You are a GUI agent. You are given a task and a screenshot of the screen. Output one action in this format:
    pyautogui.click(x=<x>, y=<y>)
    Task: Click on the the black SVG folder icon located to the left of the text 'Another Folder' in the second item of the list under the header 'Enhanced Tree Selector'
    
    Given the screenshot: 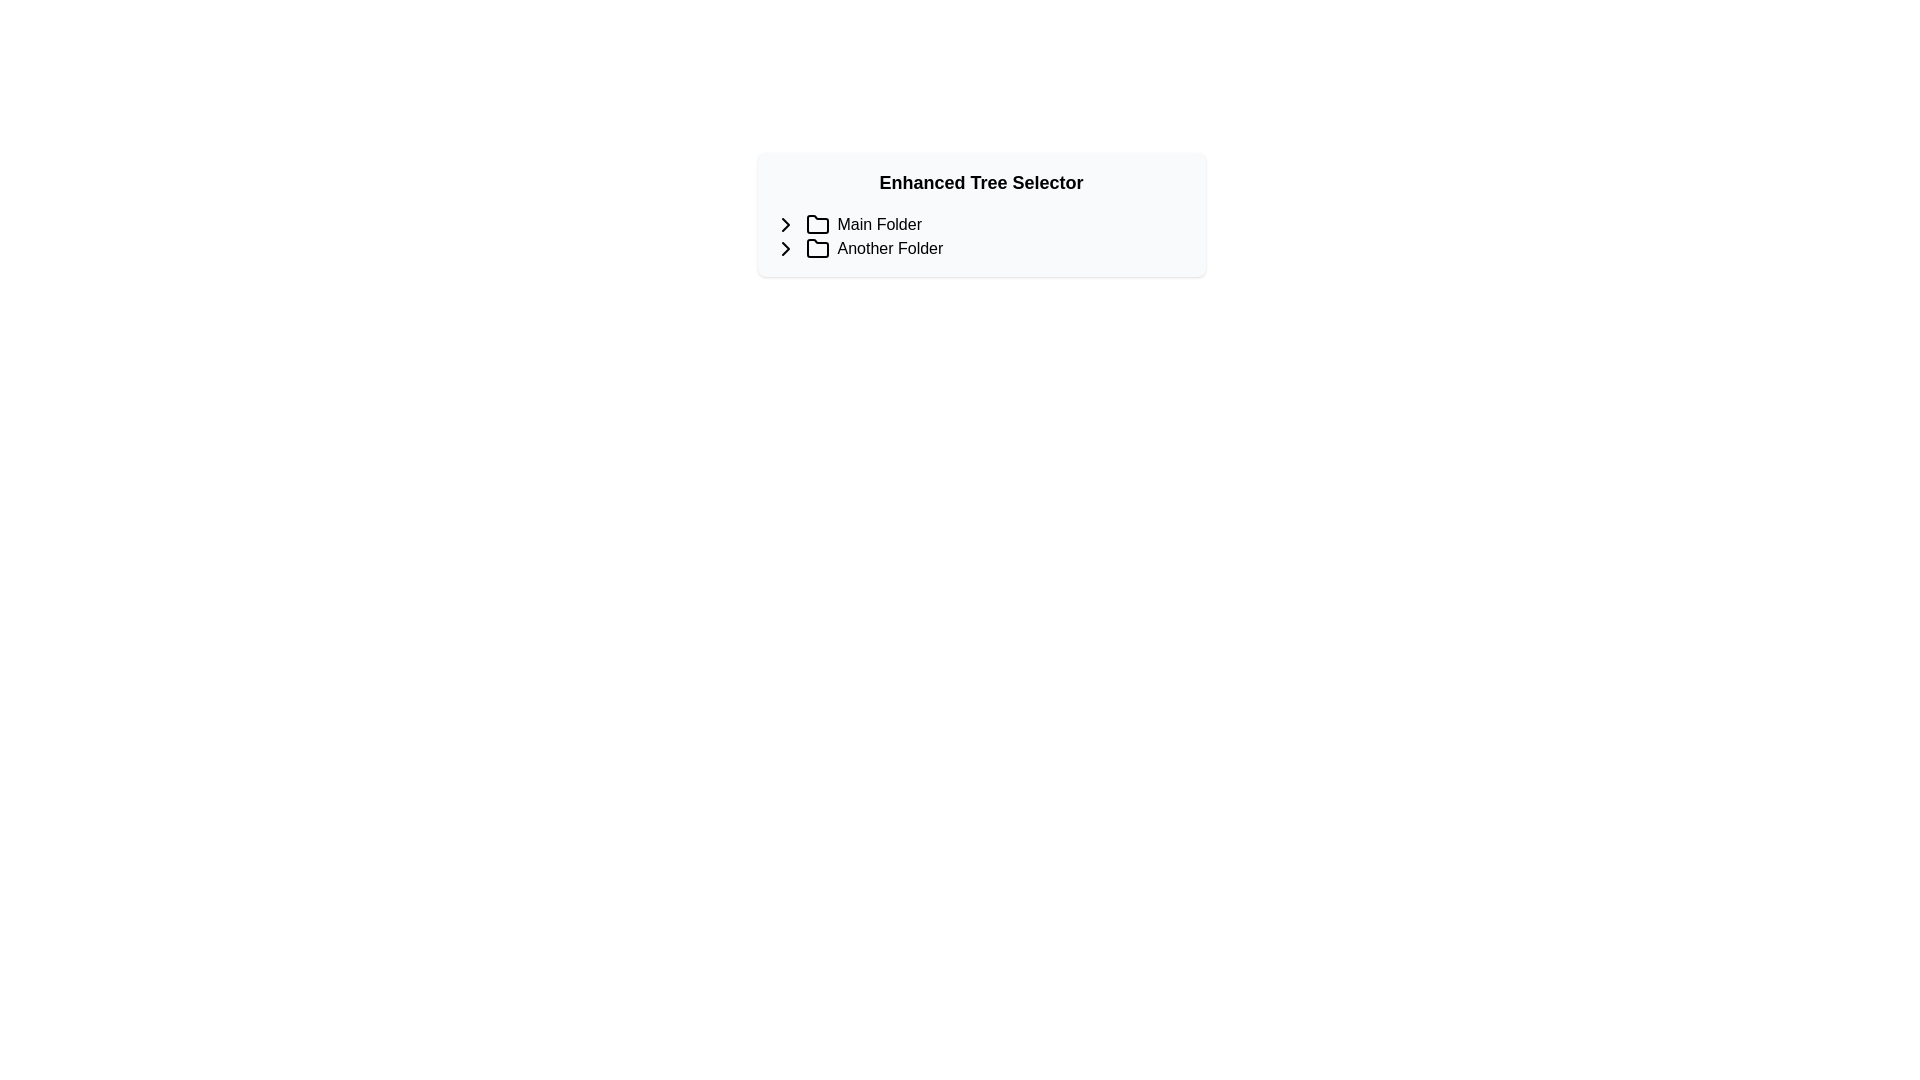 What is the action you would take?
    pyautogui.click(x=817, y=248)
    